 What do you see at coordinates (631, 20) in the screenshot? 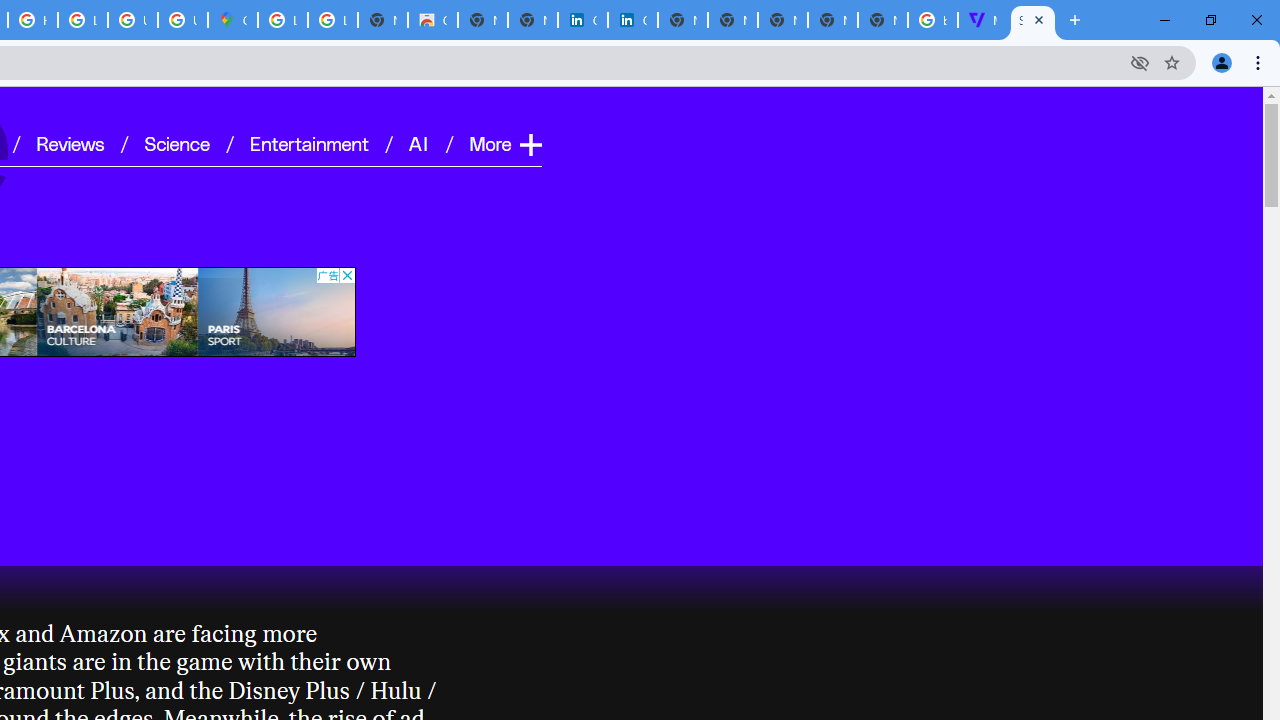
I see `'Cookie Policy | LinkedIn'` at bounding box center [631, 20].